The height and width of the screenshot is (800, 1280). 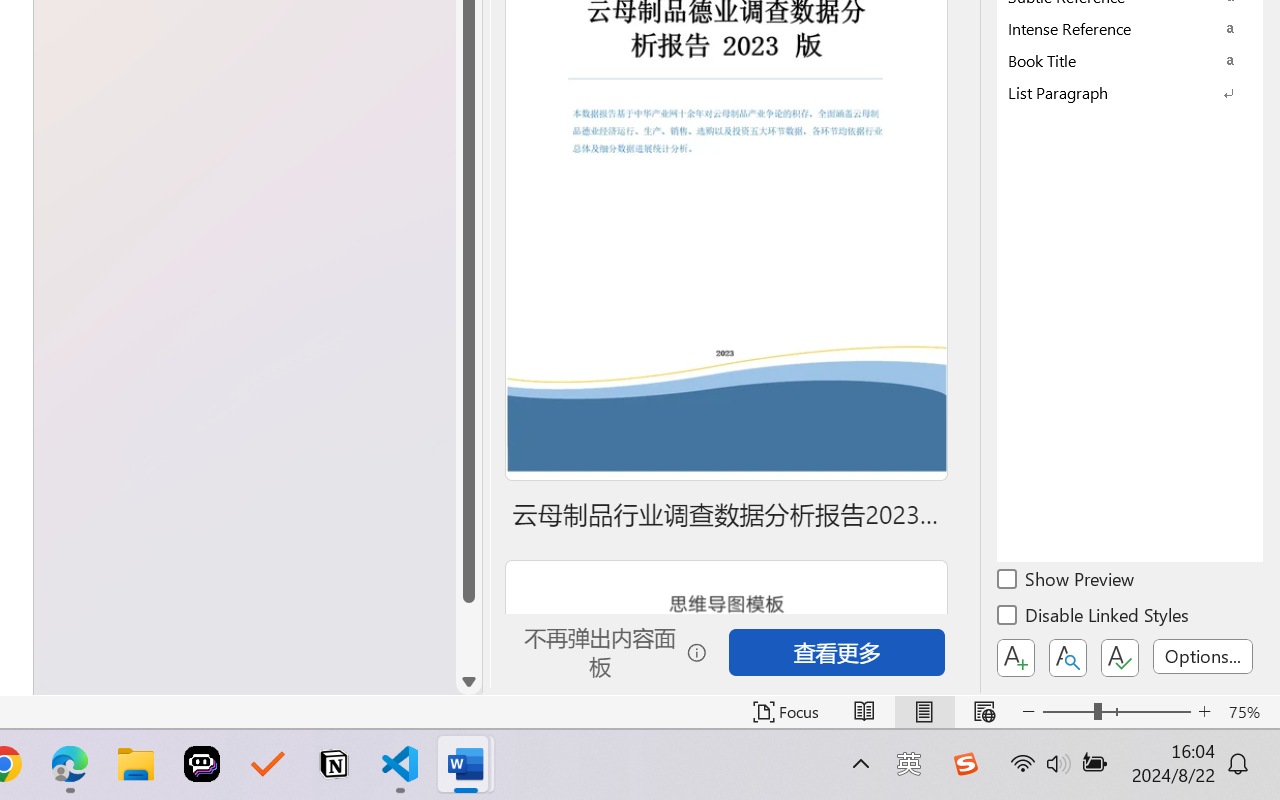 What do you see at coordinates (1094, 618) in the screenshot?
I see `'Disable Linked Styles'` at bounding box center [1094, 618].